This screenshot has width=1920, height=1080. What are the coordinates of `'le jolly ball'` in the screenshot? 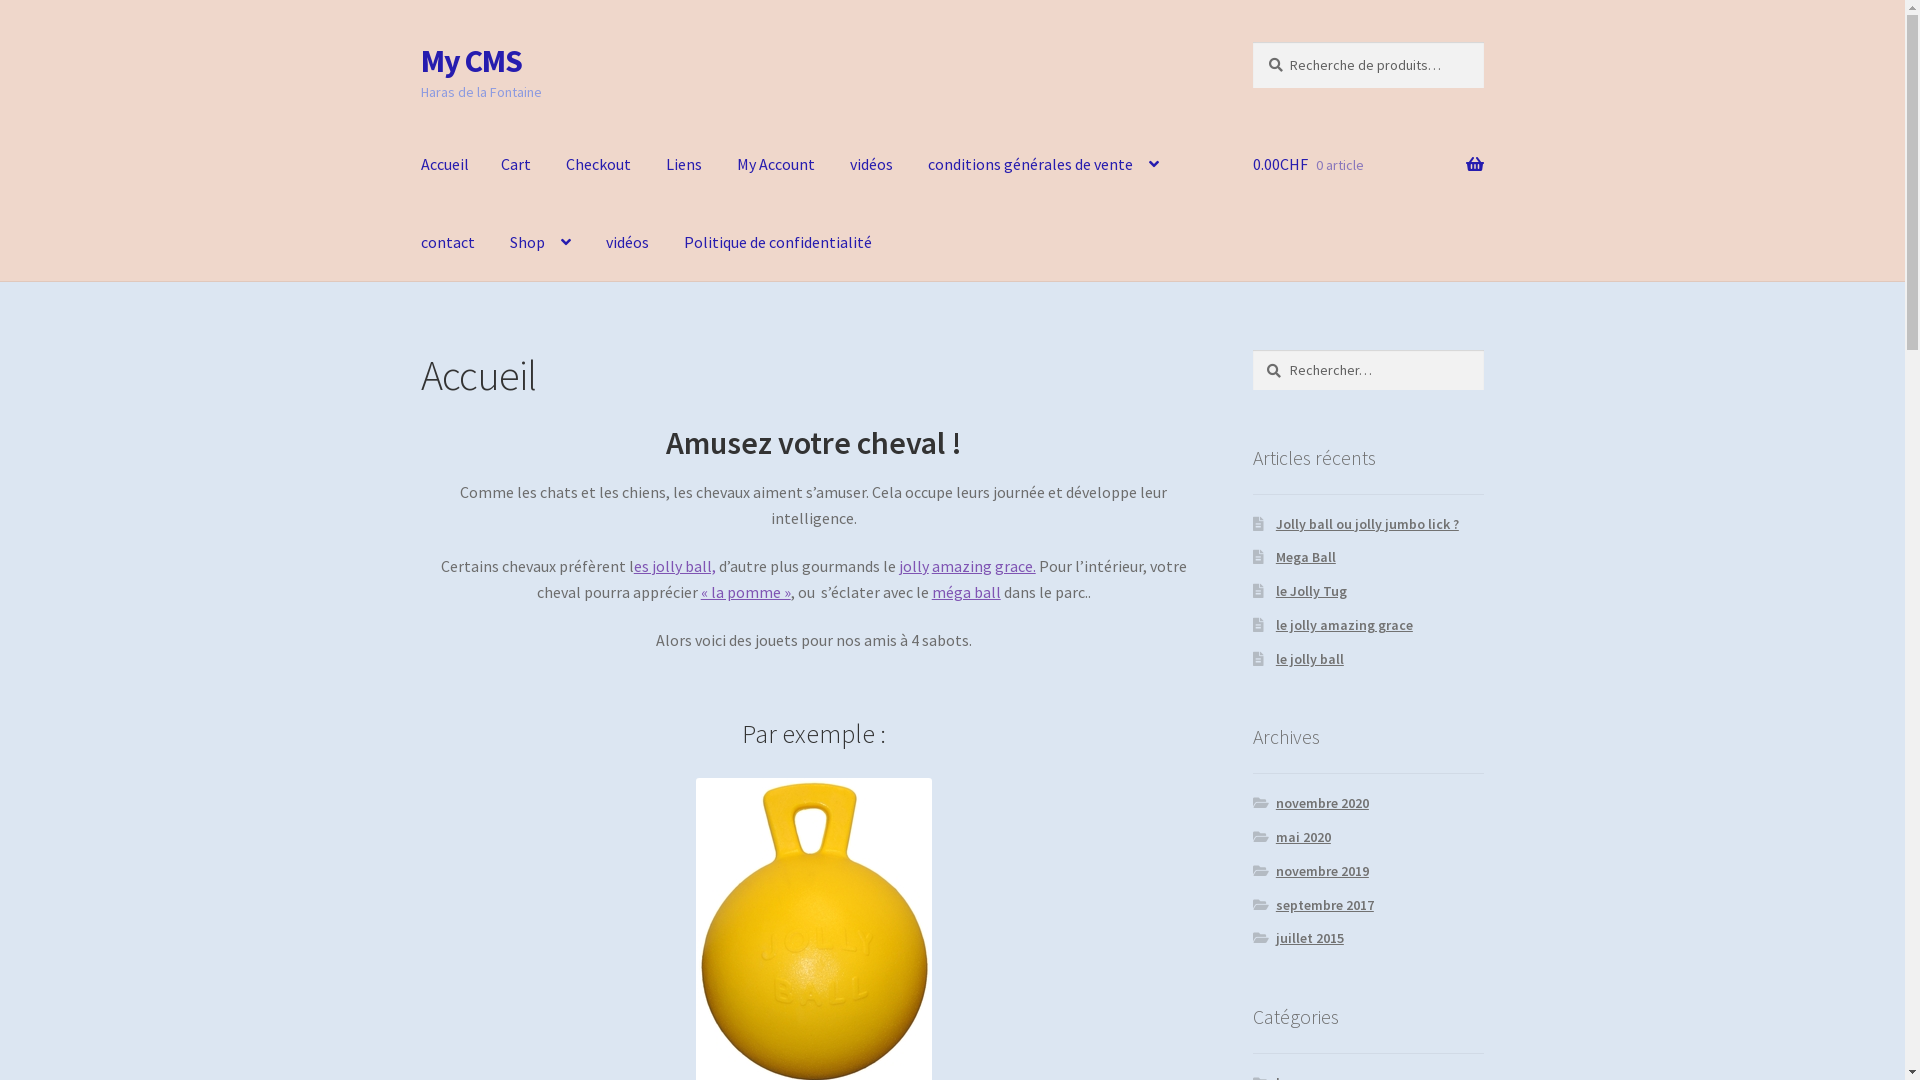 It's located at (1310, 659).